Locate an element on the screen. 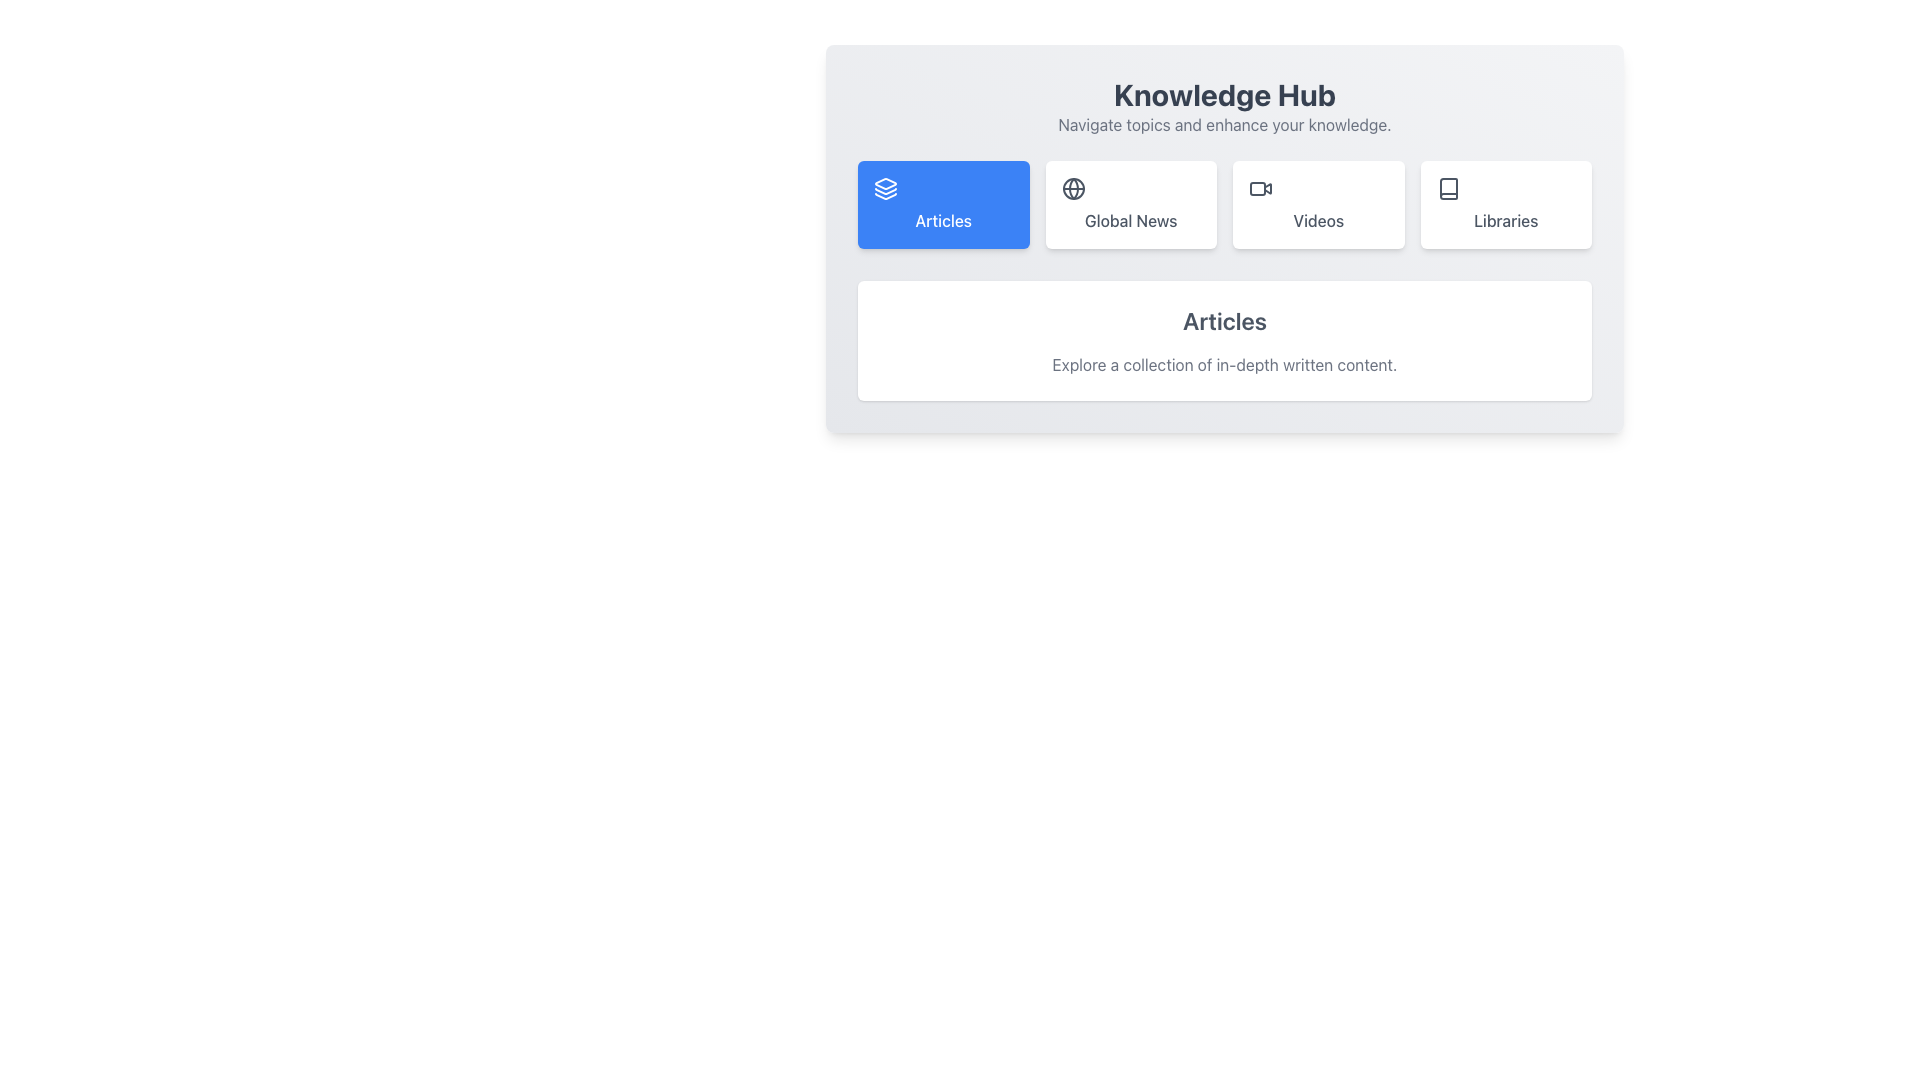 This screenshot has height=1080, width=1920. the 'Libraries' static text label that serves as a descriptive label for its associated icon is located at coordinates (1506, 220).